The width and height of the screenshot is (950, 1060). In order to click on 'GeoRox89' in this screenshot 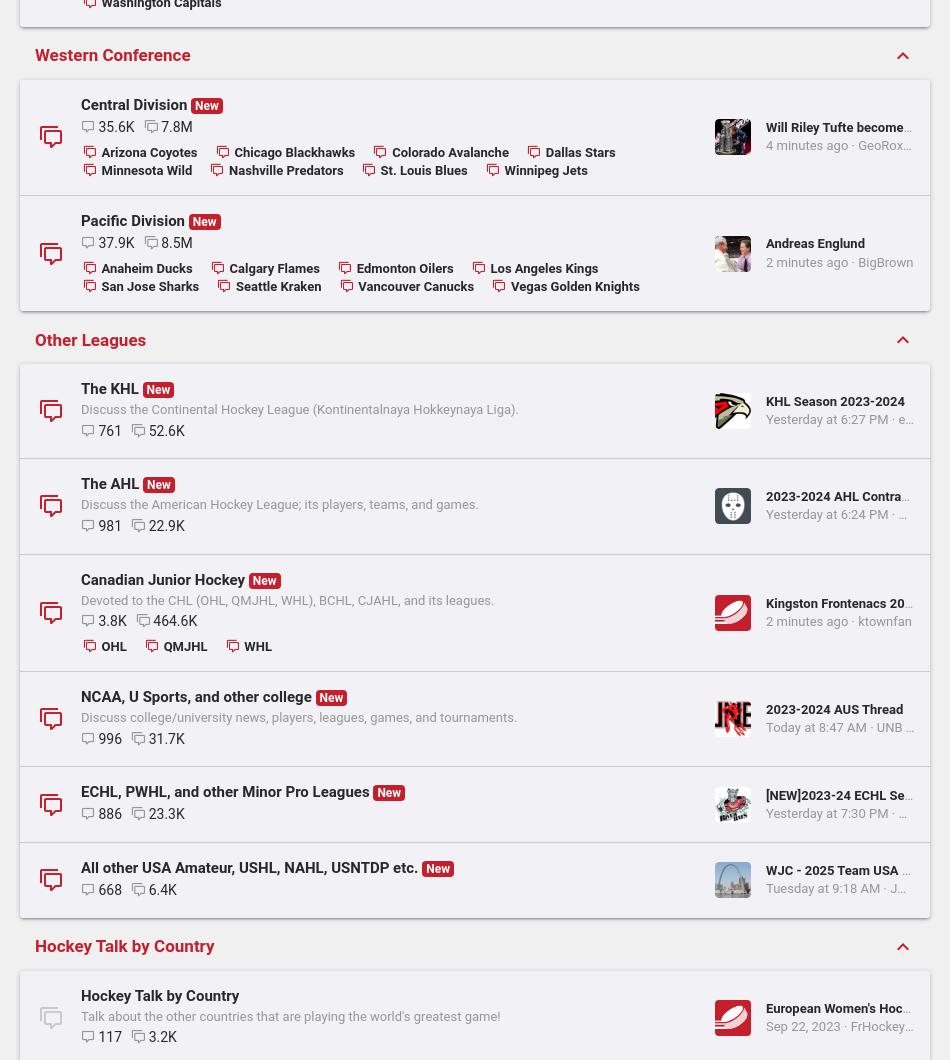, I will do `click(547, 793)`.